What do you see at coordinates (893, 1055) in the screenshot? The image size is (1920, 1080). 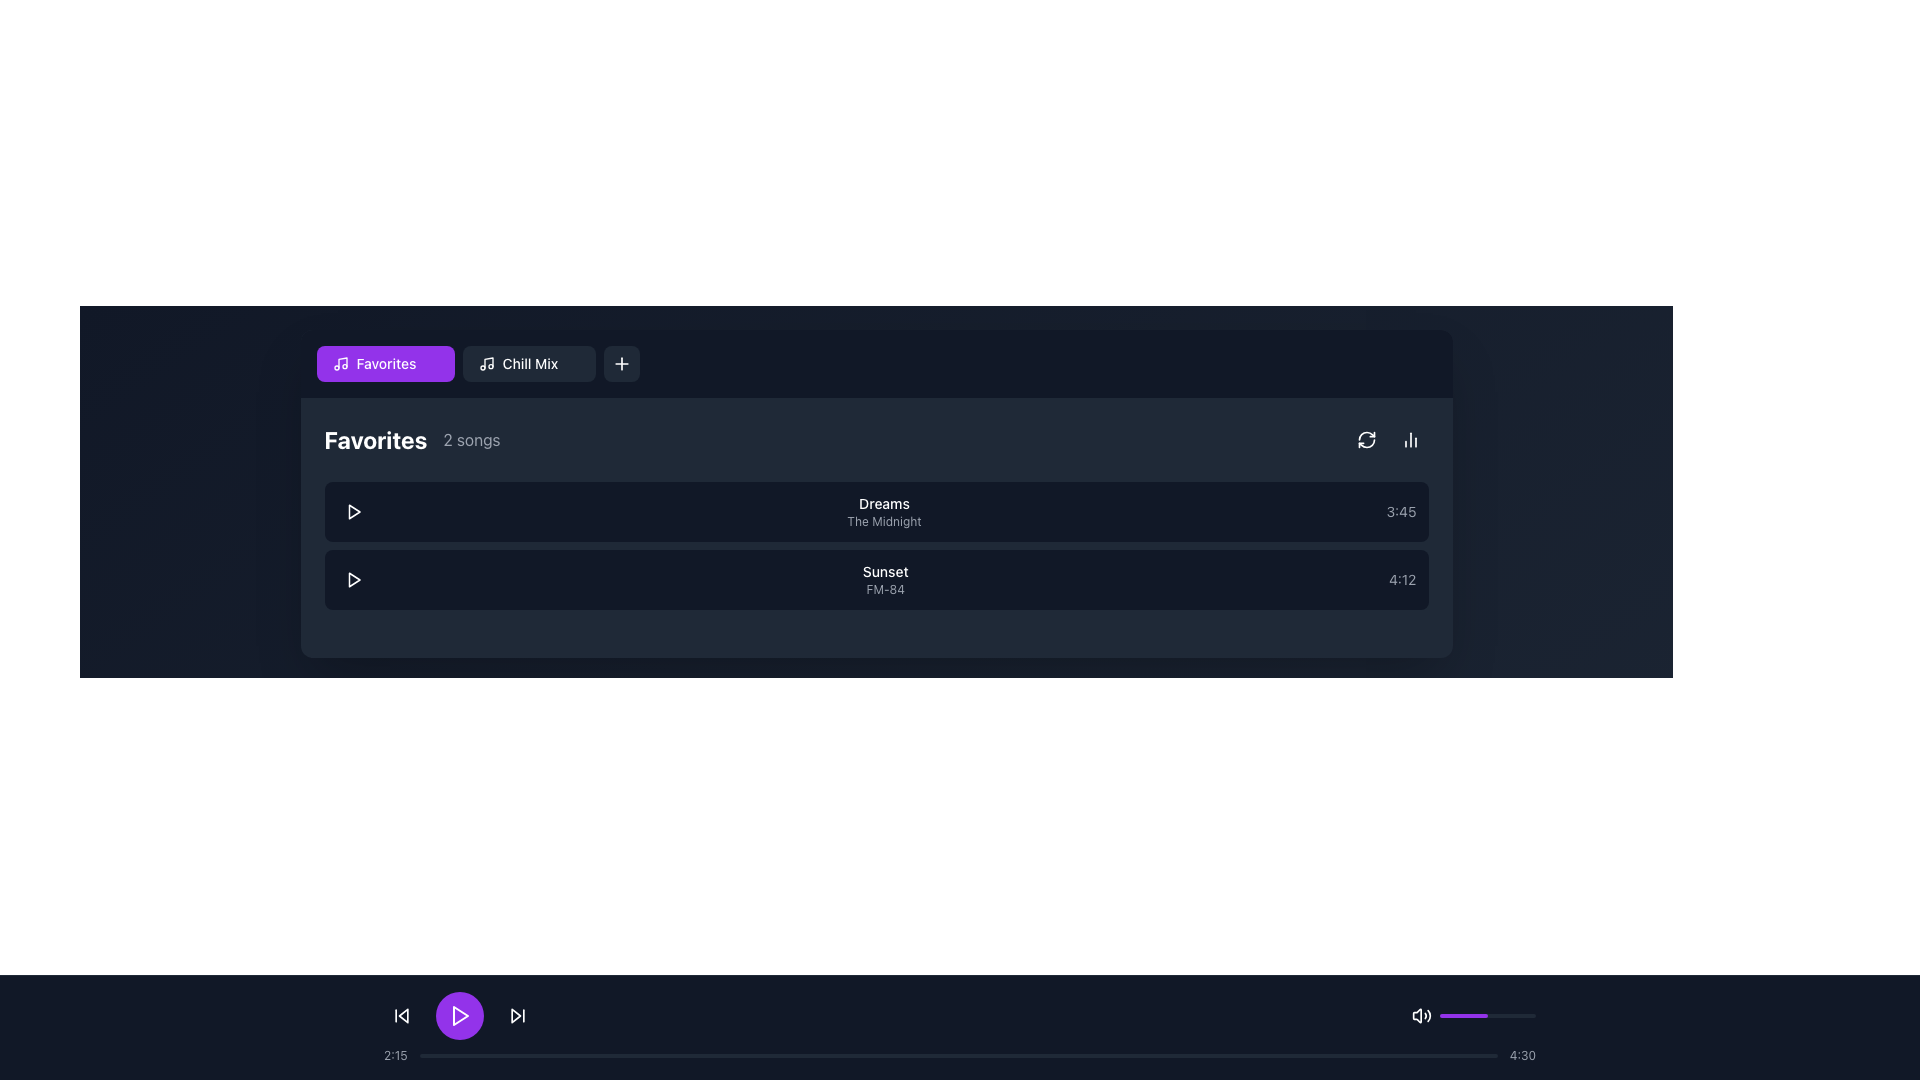 I see `the progress bar` at bounding box center [893, 1055].